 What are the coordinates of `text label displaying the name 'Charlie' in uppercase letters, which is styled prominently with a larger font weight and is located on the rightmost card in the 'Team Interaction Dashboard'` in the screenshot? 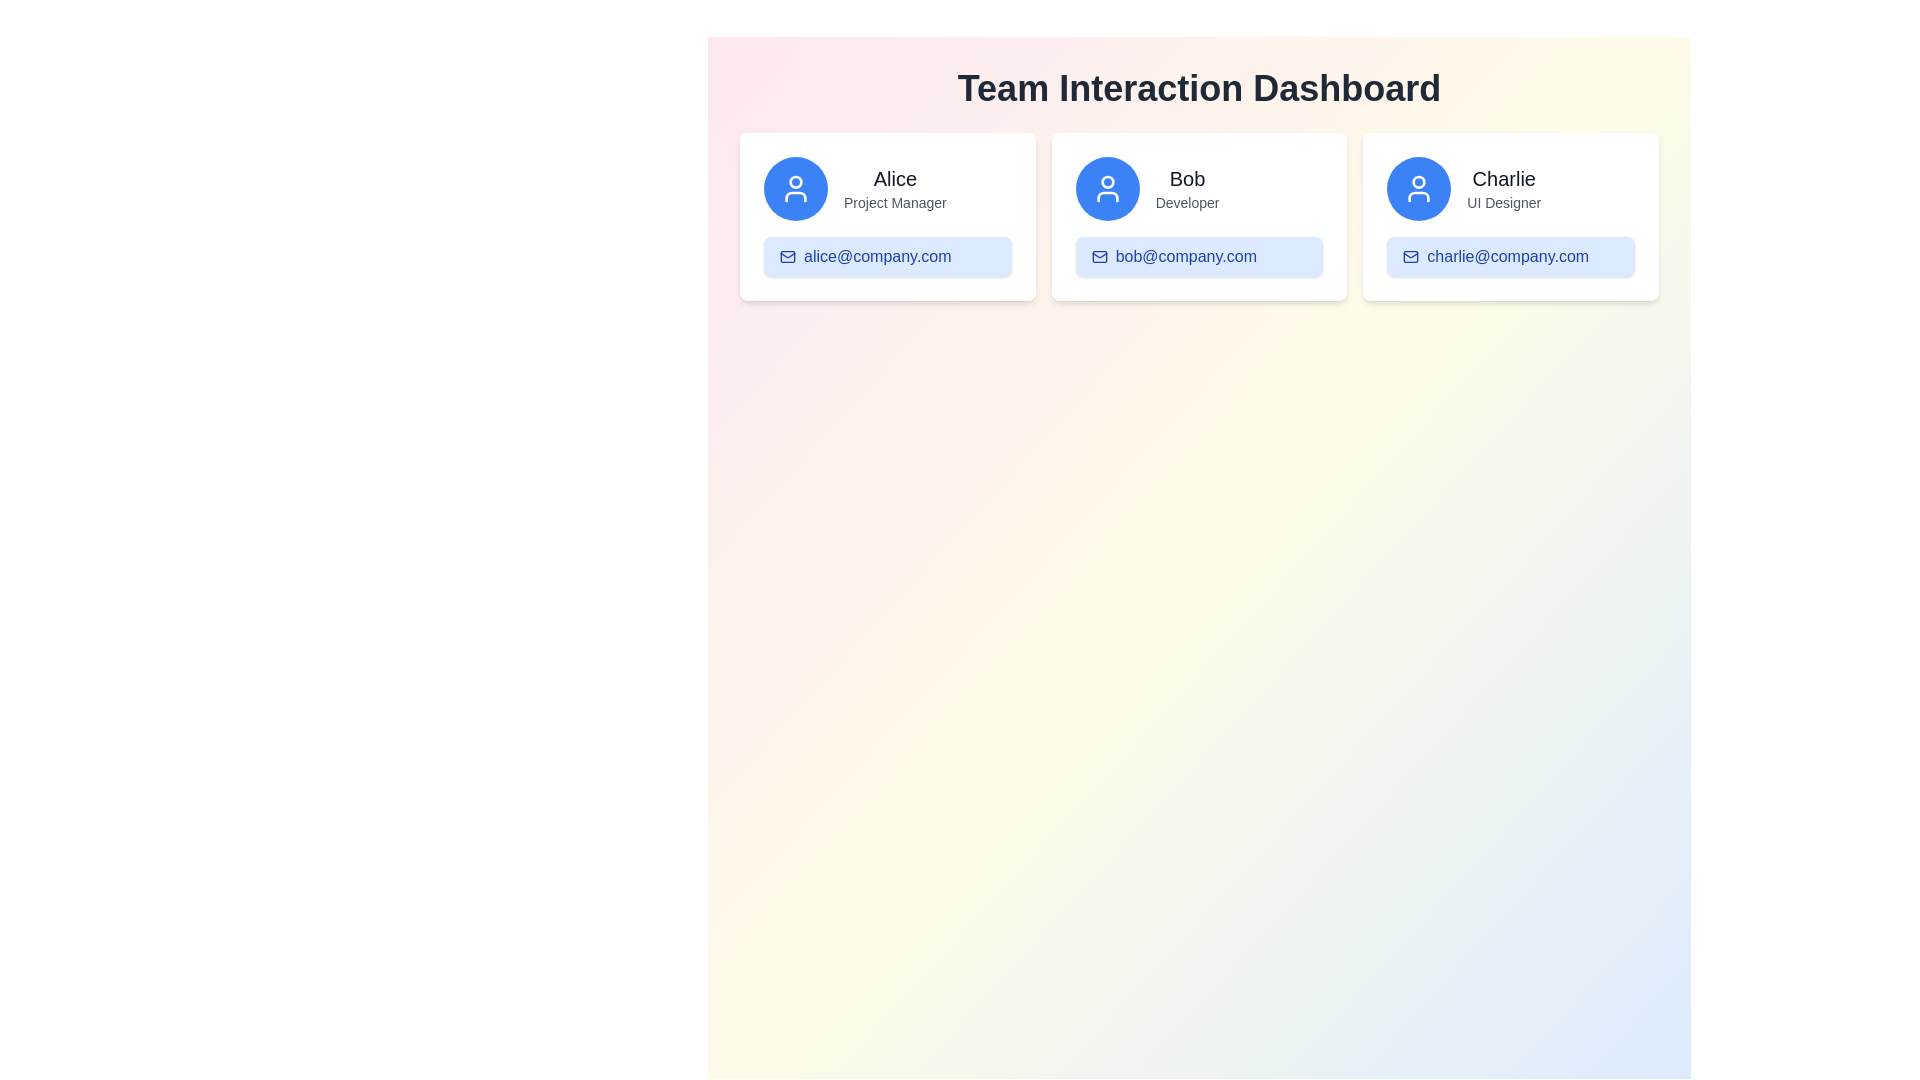 It's located at (1504, 177).